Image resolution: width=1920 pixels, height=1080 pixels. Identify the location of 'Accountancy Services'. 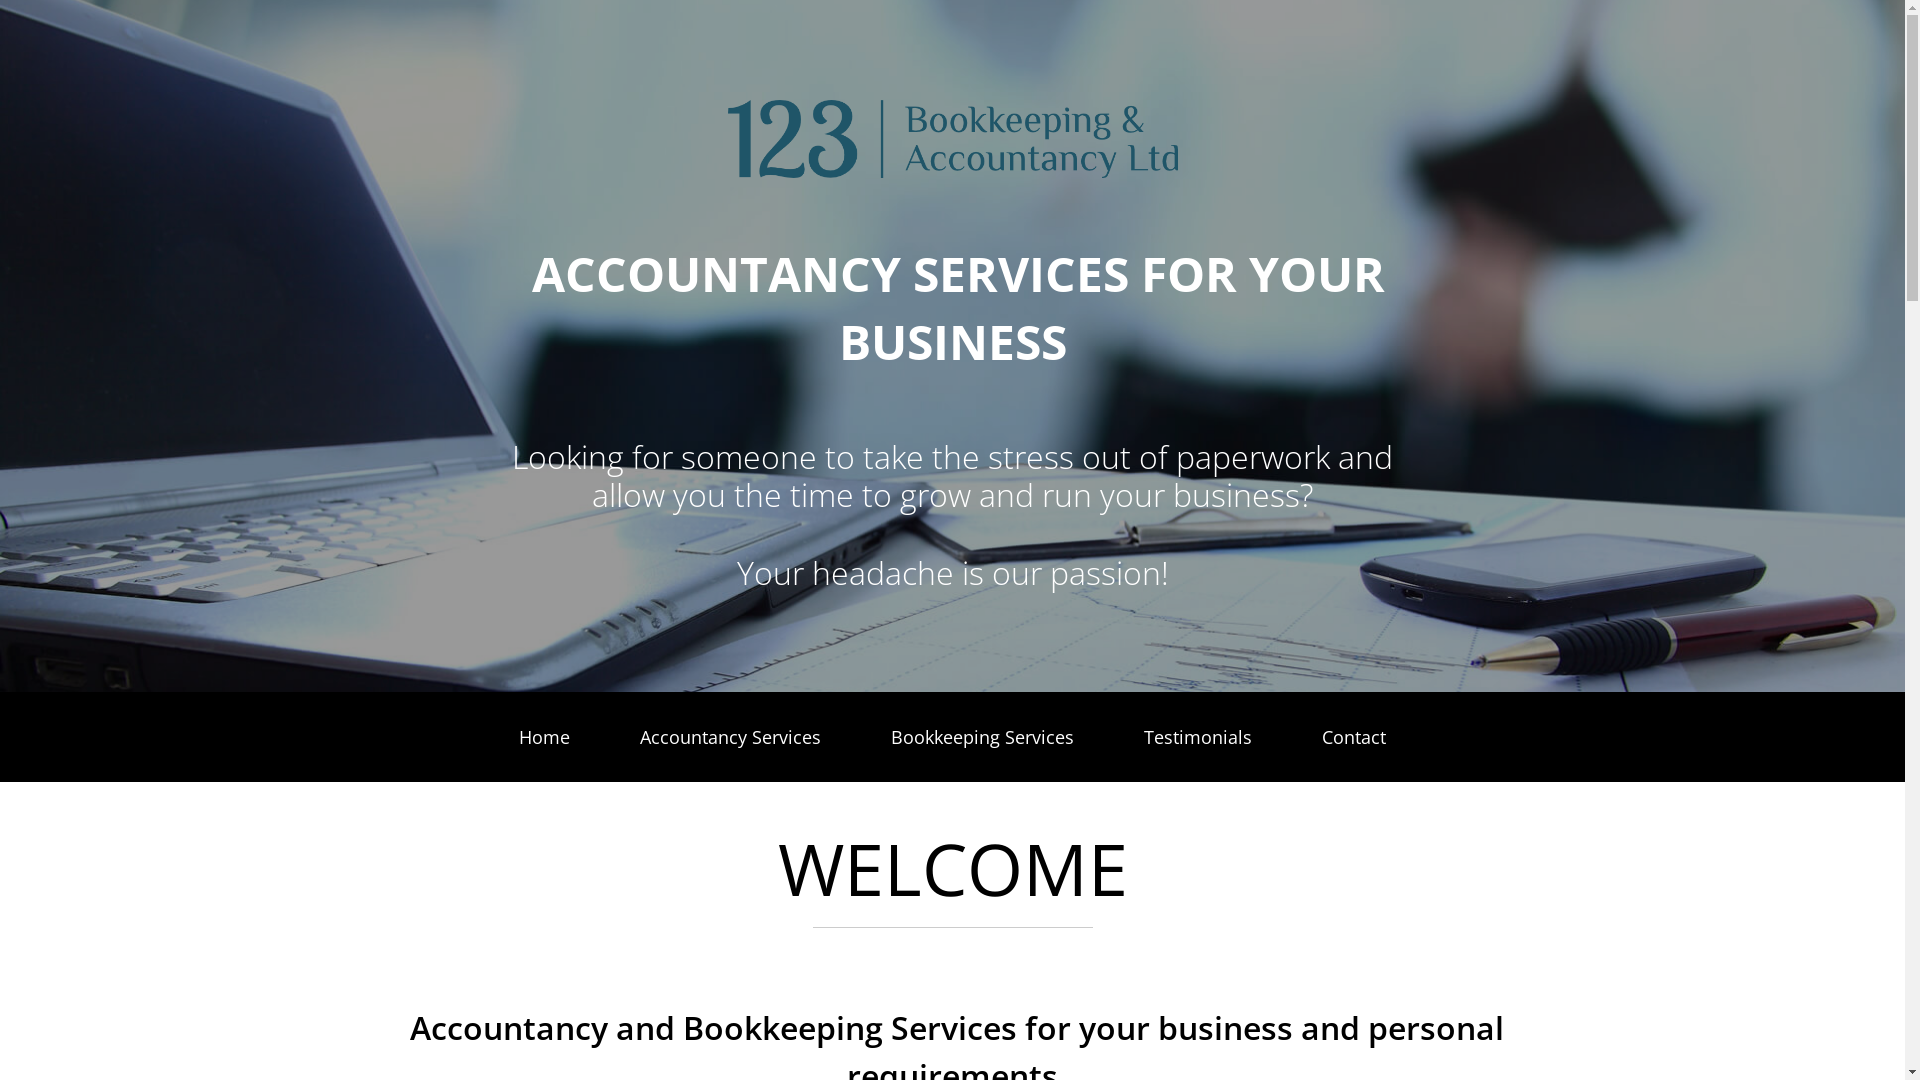
(633, 736).